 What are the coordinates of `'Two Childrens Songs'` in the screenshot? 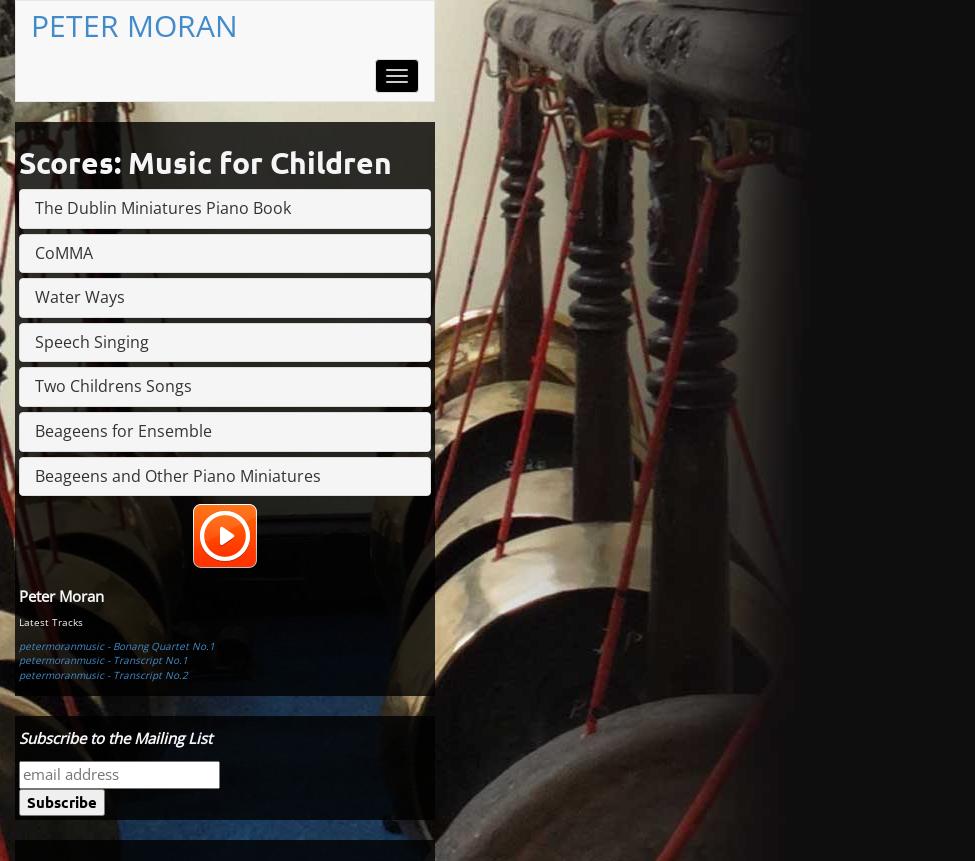 It's located at (112, 385).